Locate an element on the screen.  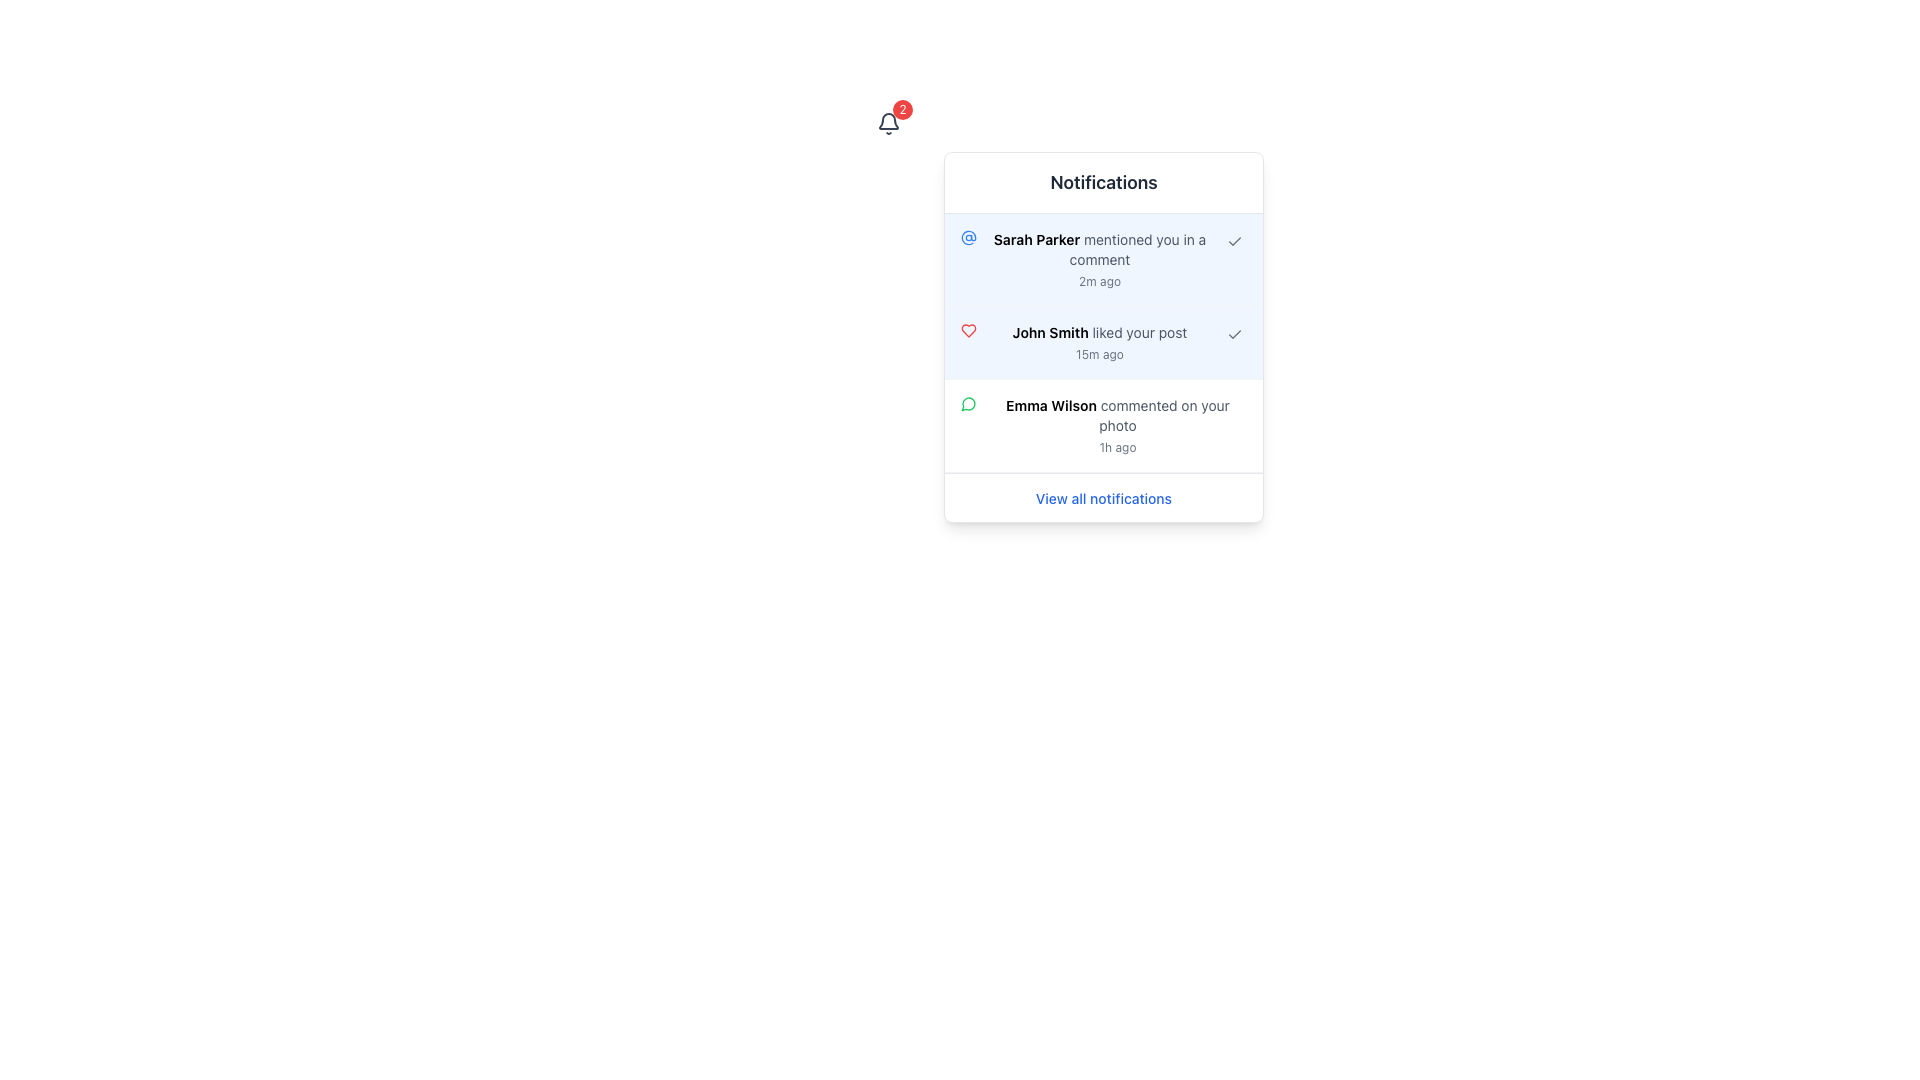
the notification area icon located centrally in the header section, just before the badge showing the number '2' is located at coordinates (887, 123).